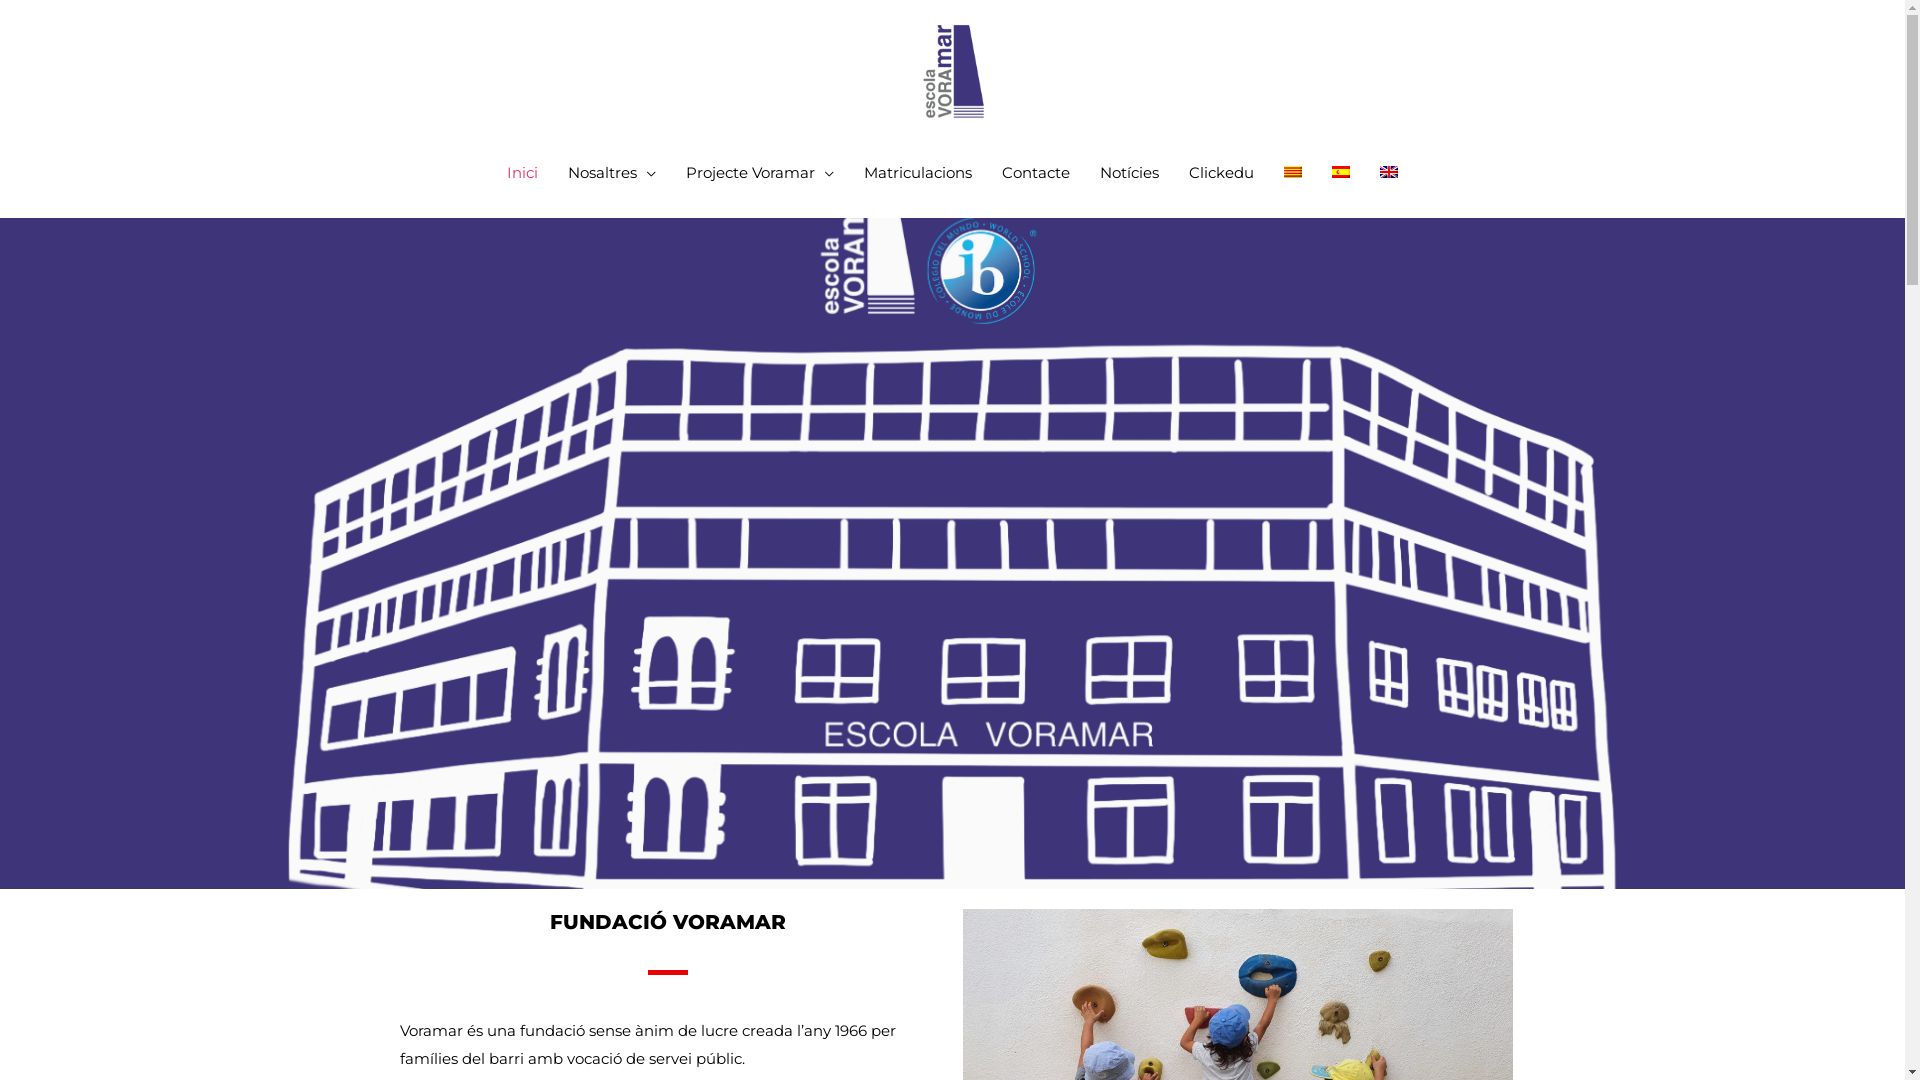  I want to click on 'Inici', so click(491, 172).